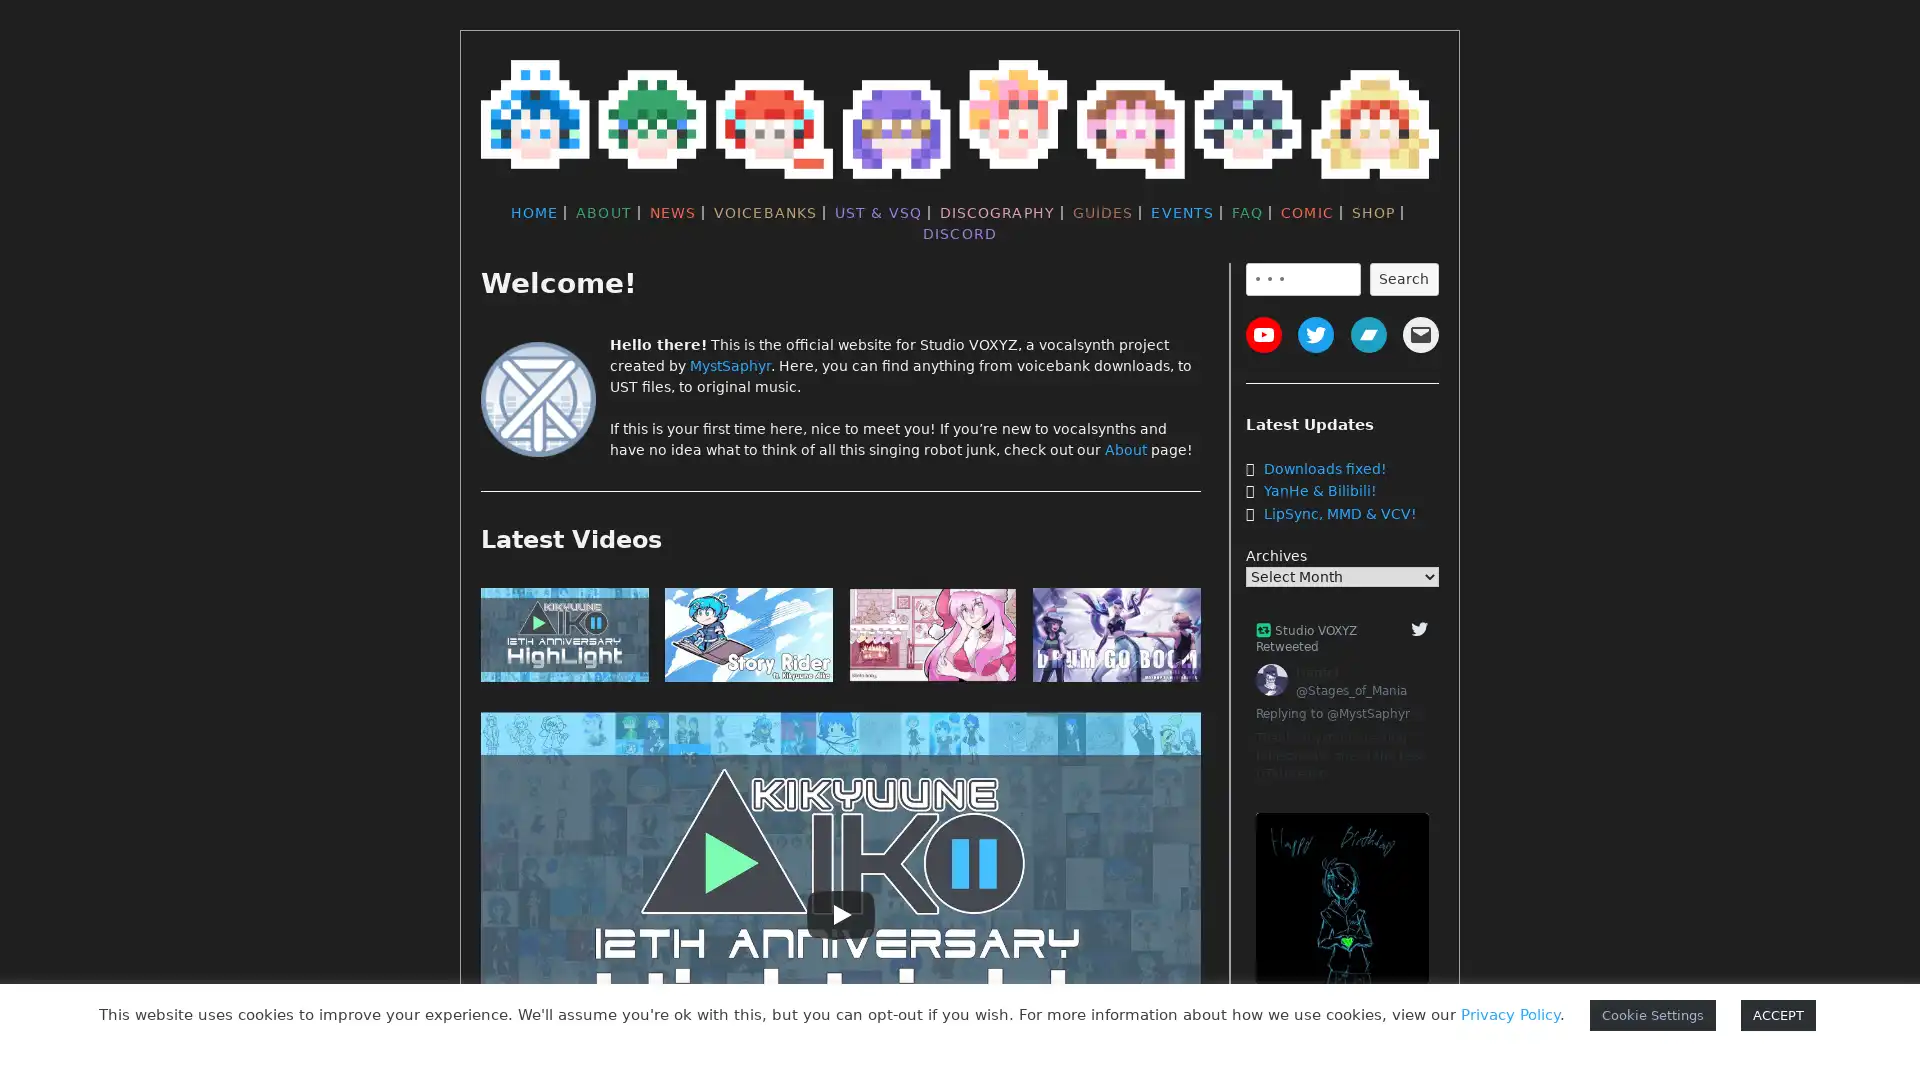 The width and height of the screenshot is (1920, 1080). Describe the element at coordinates (1116, 639) in the screenshot. I see `play` at that location.